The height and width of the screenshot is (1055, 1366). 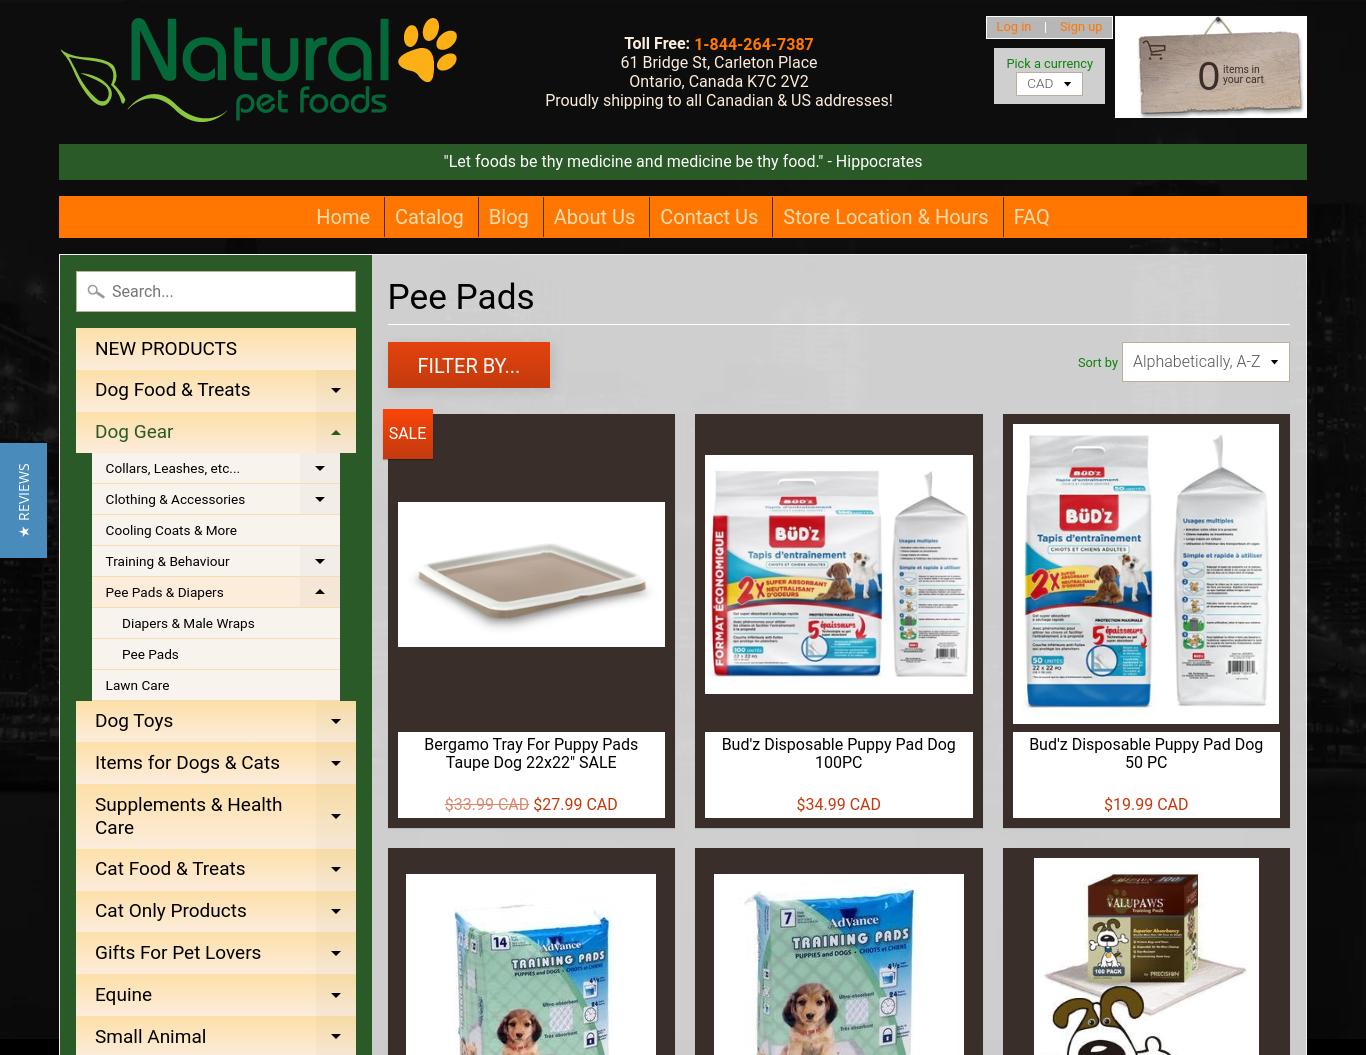 What do you see at coordinates (681, 161) in the screenshot?
I see `'"Let foods be thy medicine and medicine be thy food." - Hippocrates'` at bounding box center [681, 161].